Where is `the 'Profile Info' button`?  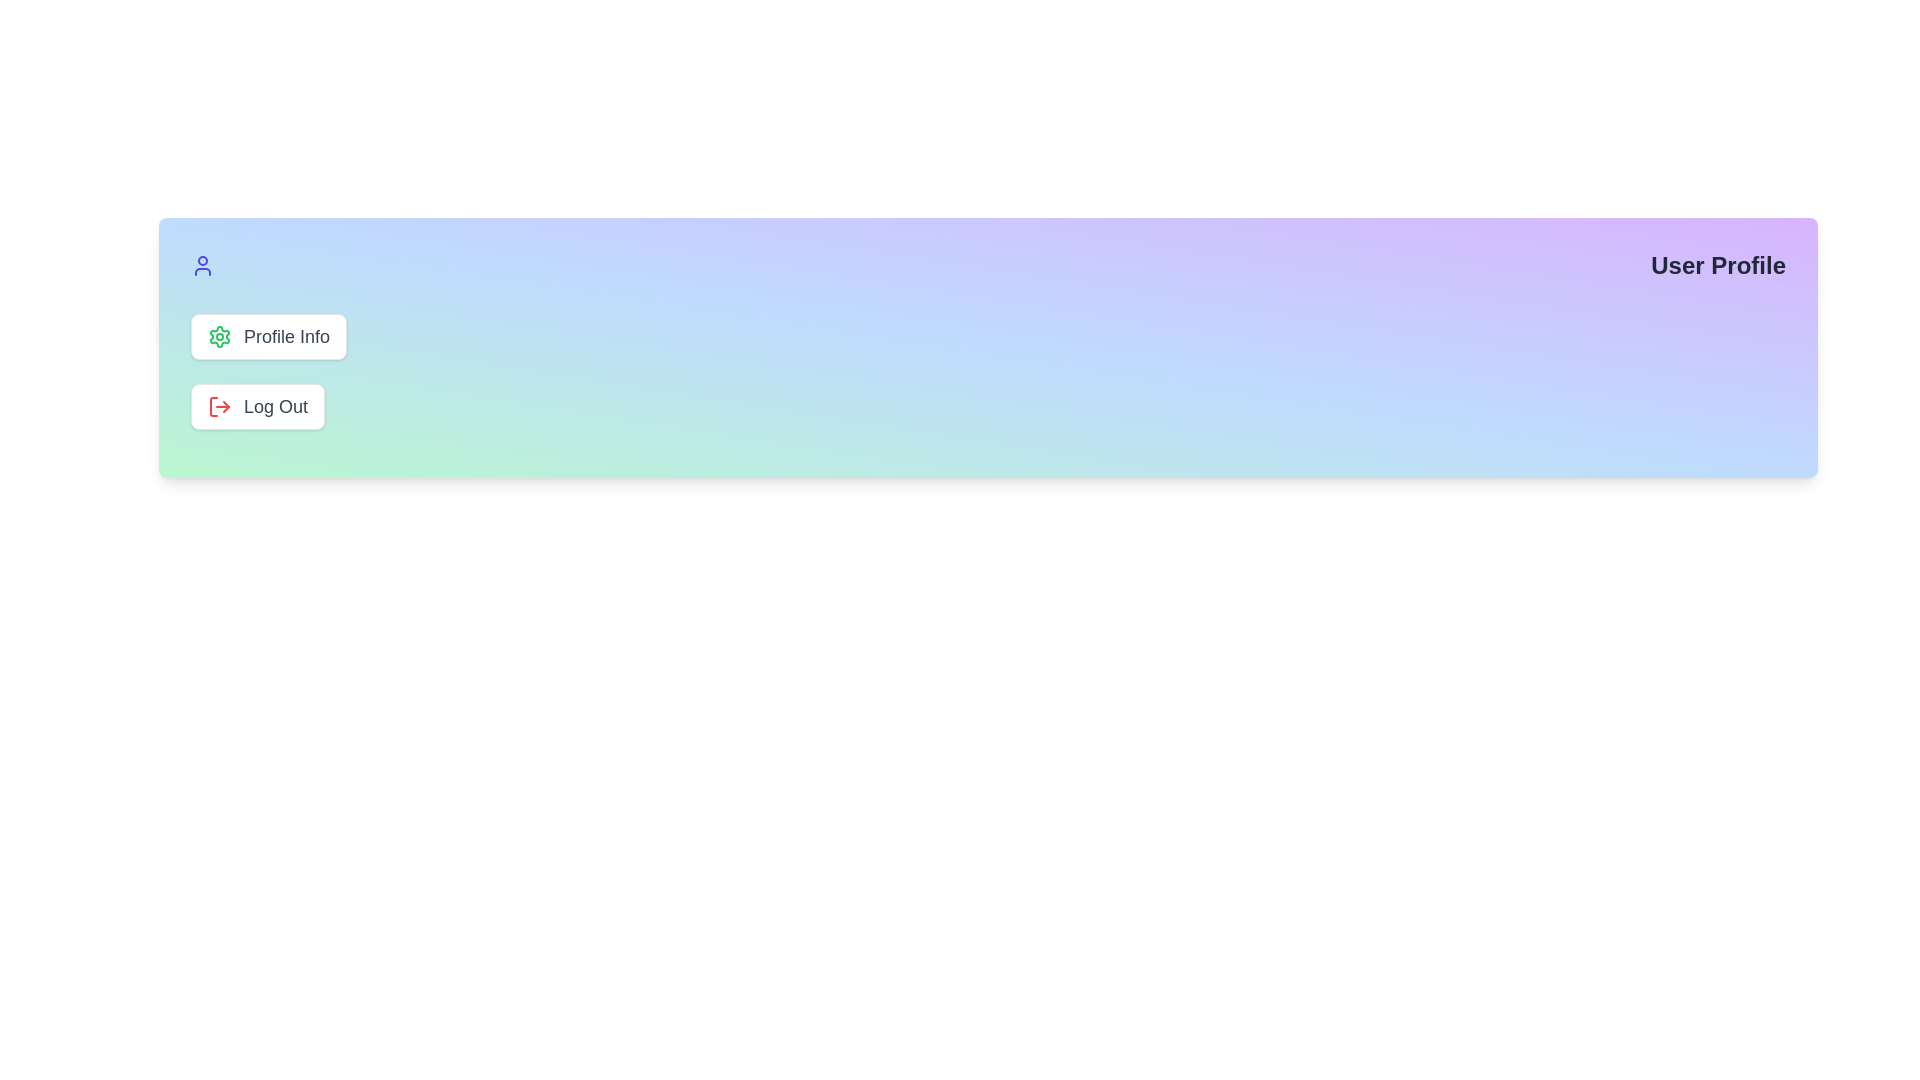 the 'Profile Info' button is located at coordinates (267, 335).